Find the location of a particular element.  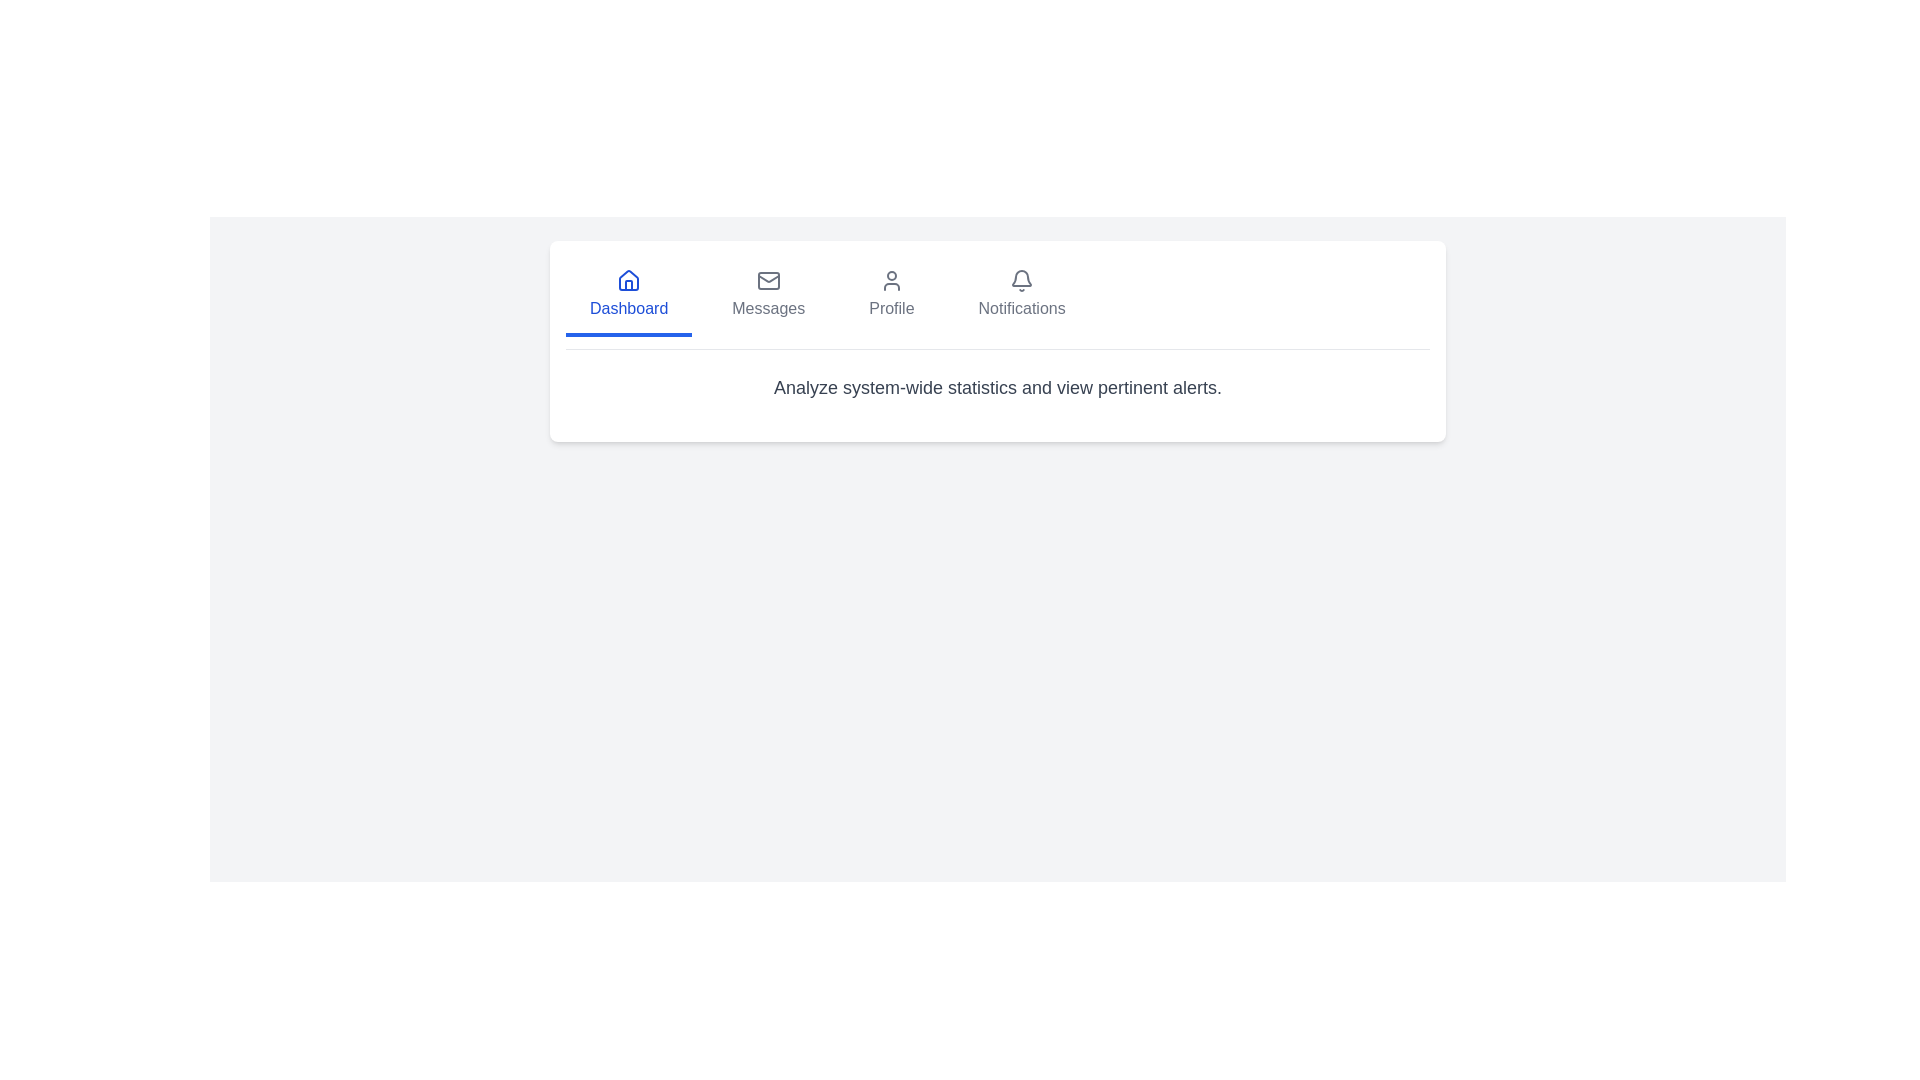

the Profile tab to activate it is located at coordinates (890, 297).